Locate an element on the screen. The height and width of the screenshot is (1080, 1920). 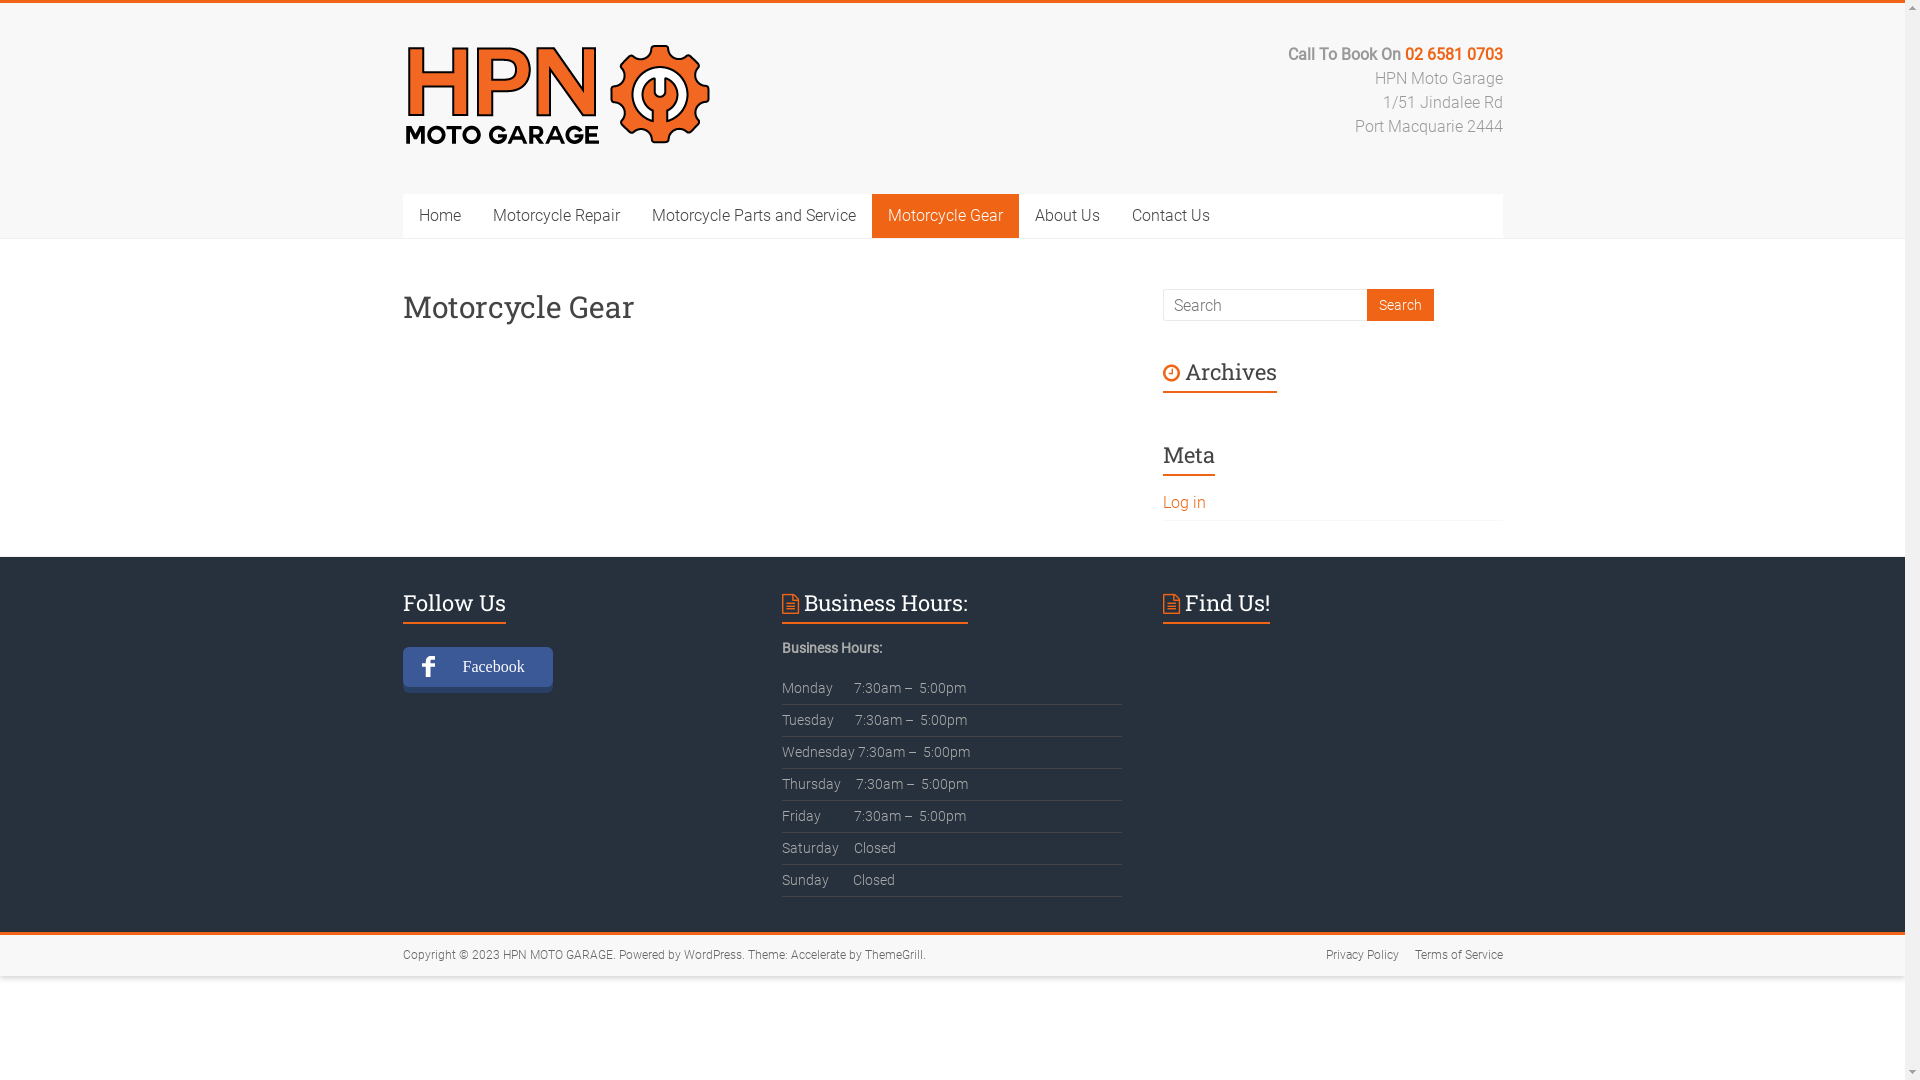
'Search' is located at coordinates (1398, 304).